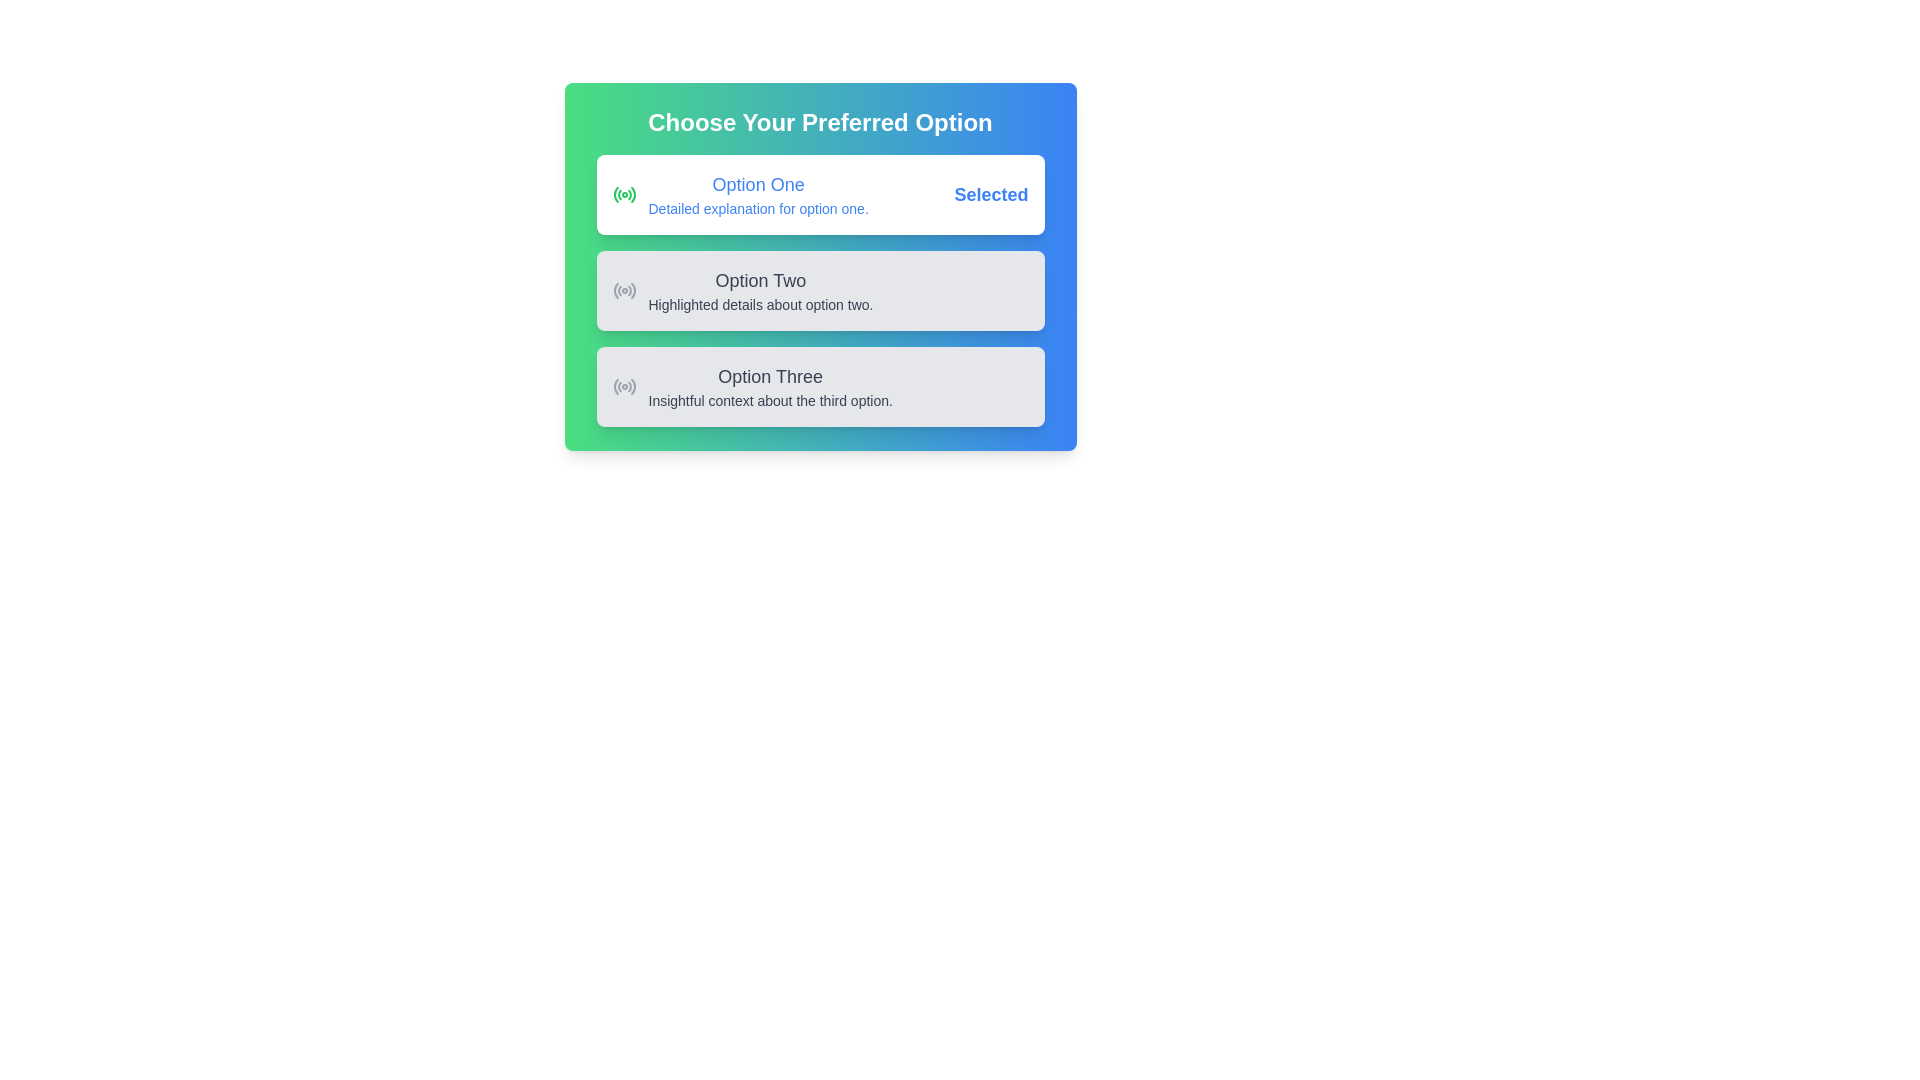 Image resolution: width=1920 pixels, height=1080 pixels. What do you see at coordinates (820, 195) in the screenshot?
I see `the first selectable option in the vertical list, which is visually indicated as the current selection` at bounding box center [820, 195].